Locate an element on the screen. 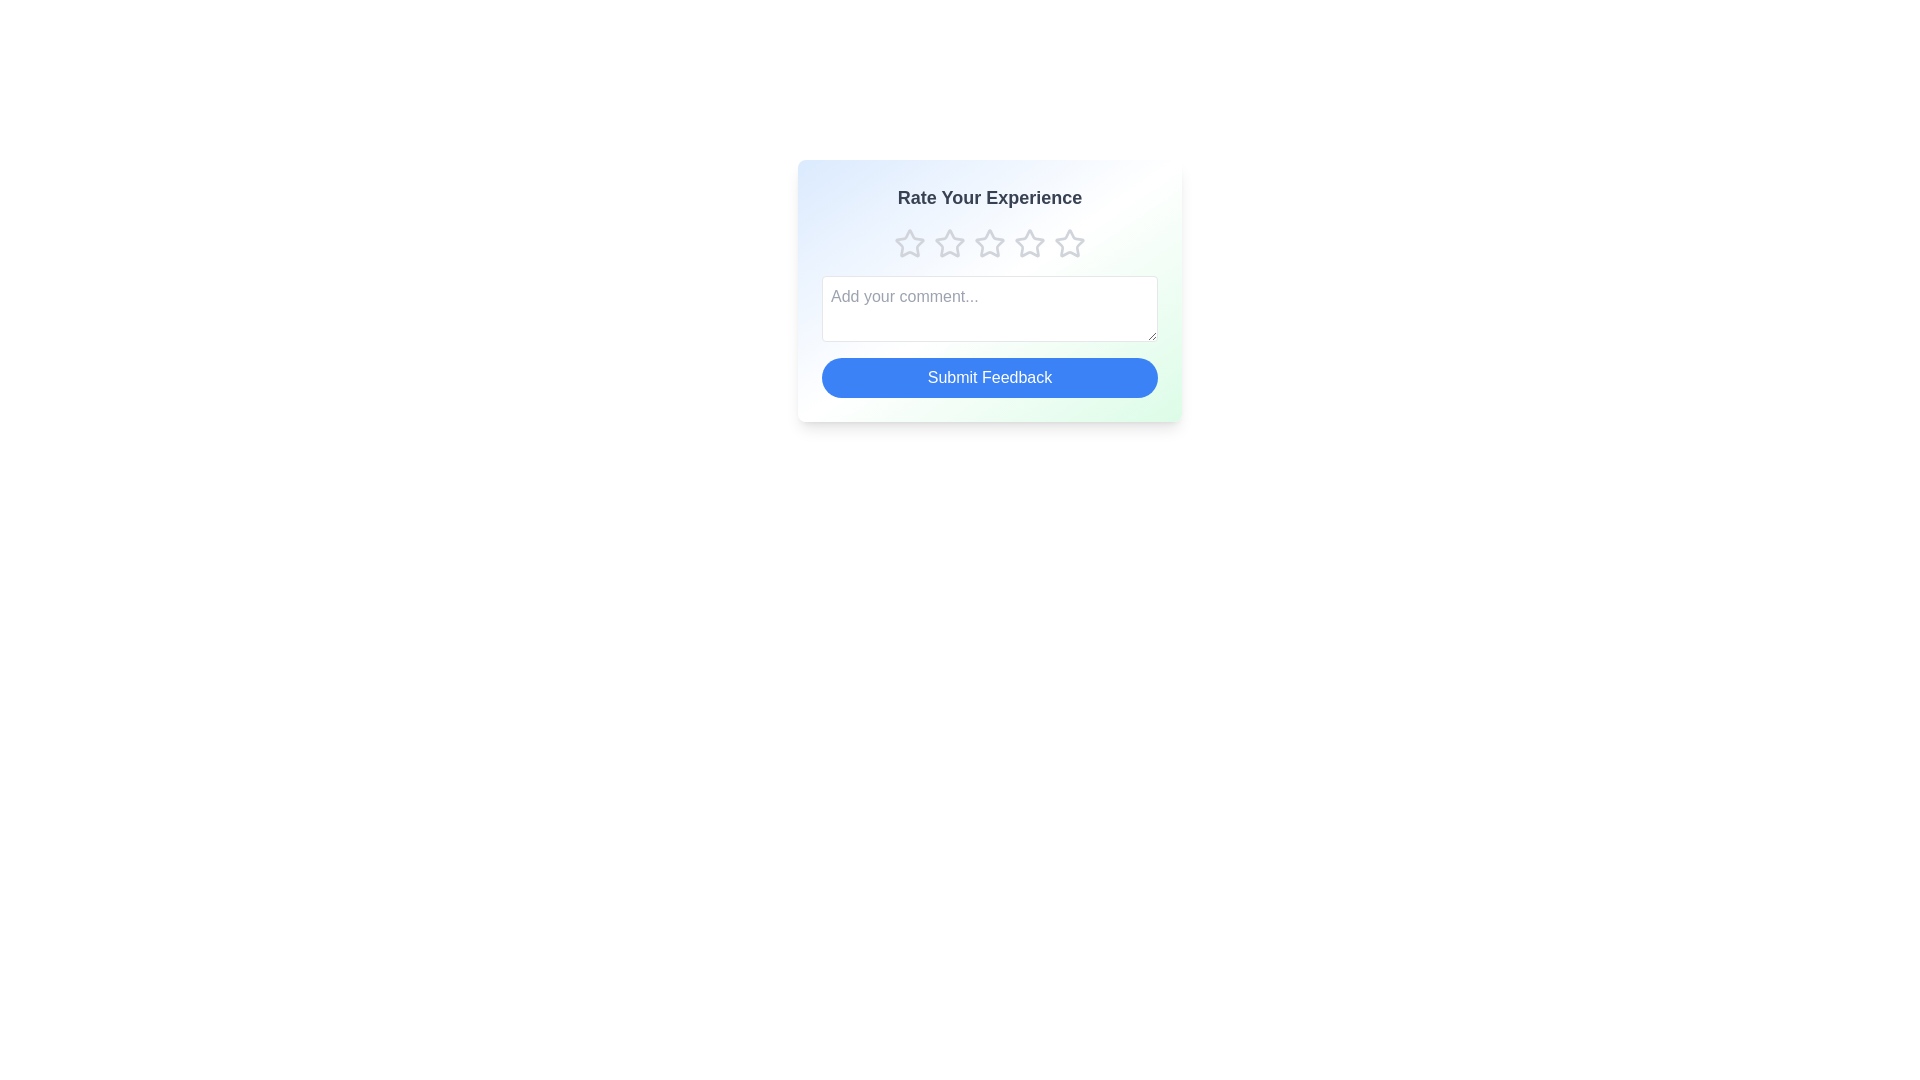 The image size is (1920, 1080). the comment input field and type the desired text is located at coordinates (989, 308).